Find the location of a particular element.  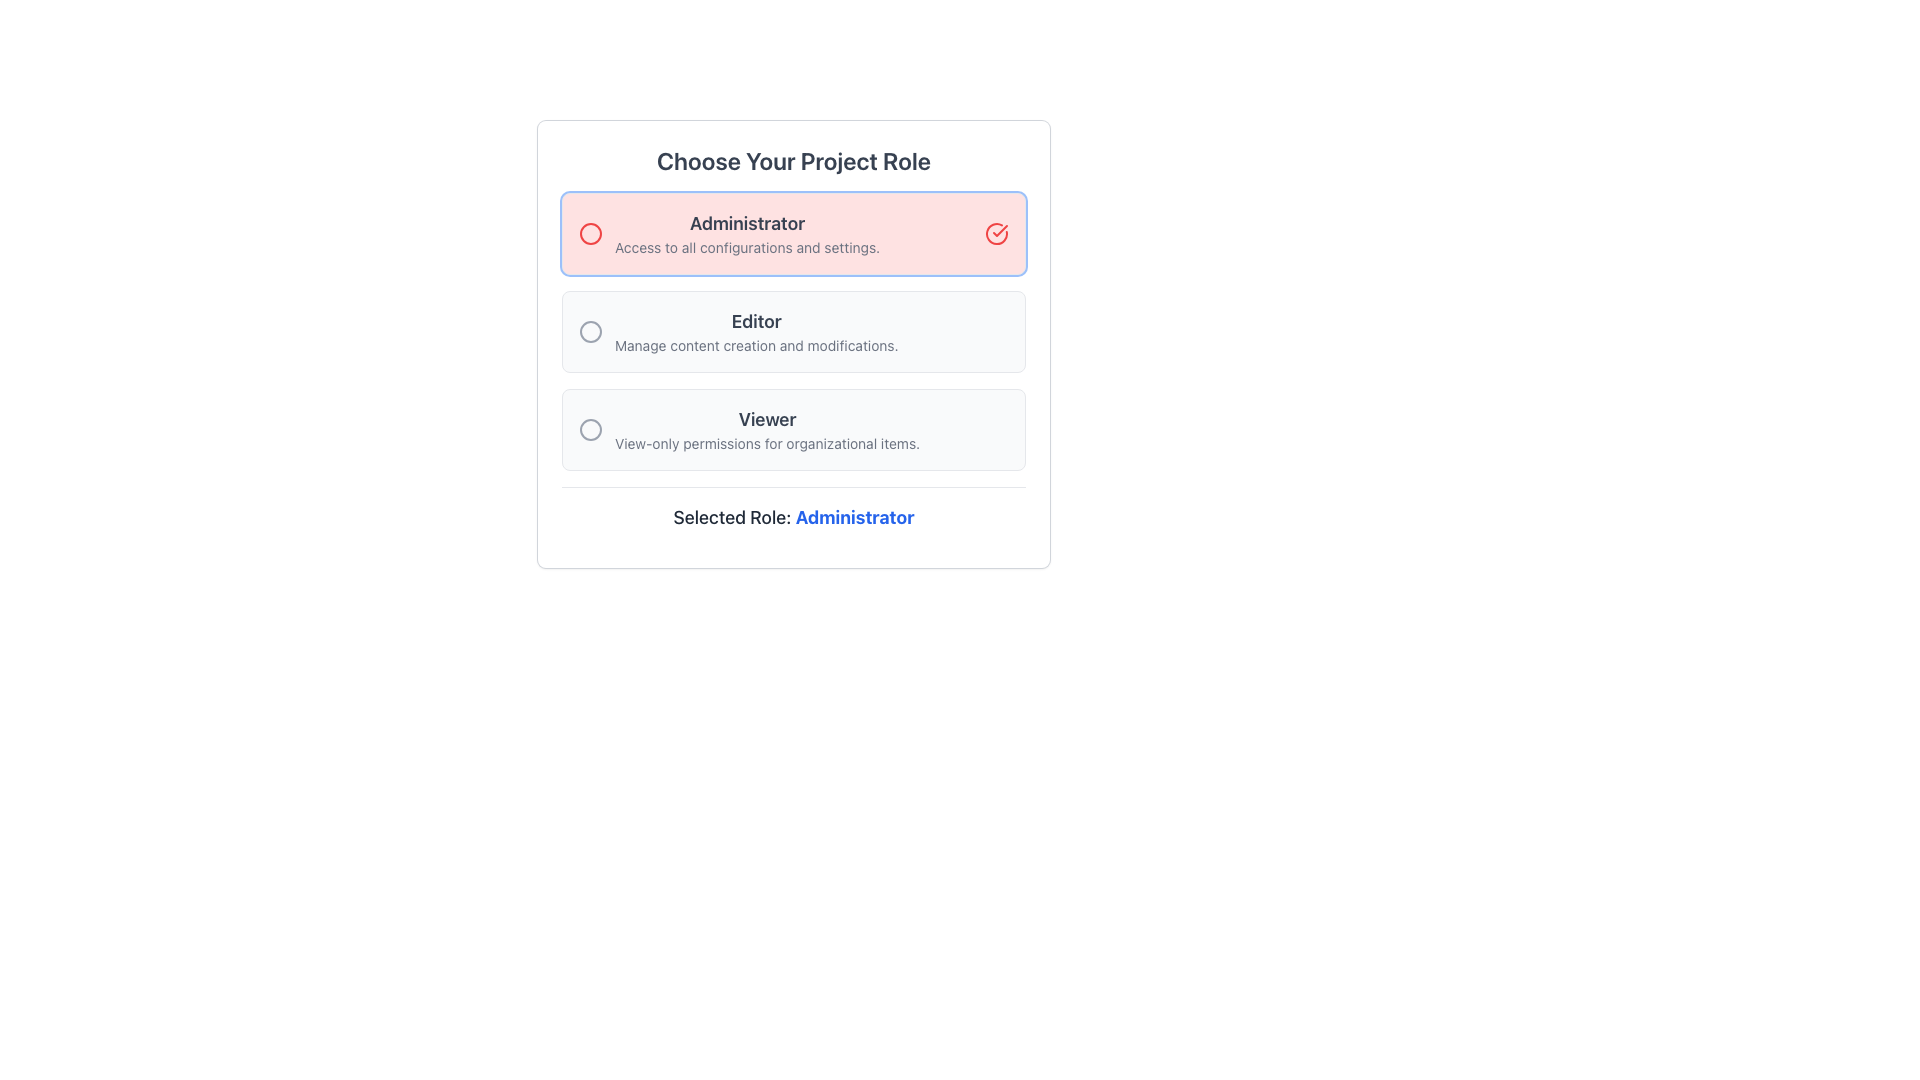

the text label 'Administrator', which is styled in bold, larger dark gray font and is associated with the description 'Access to all configurations and settings' under the heading 'Choose Your Project Role' is located at coordinates (746, 223).